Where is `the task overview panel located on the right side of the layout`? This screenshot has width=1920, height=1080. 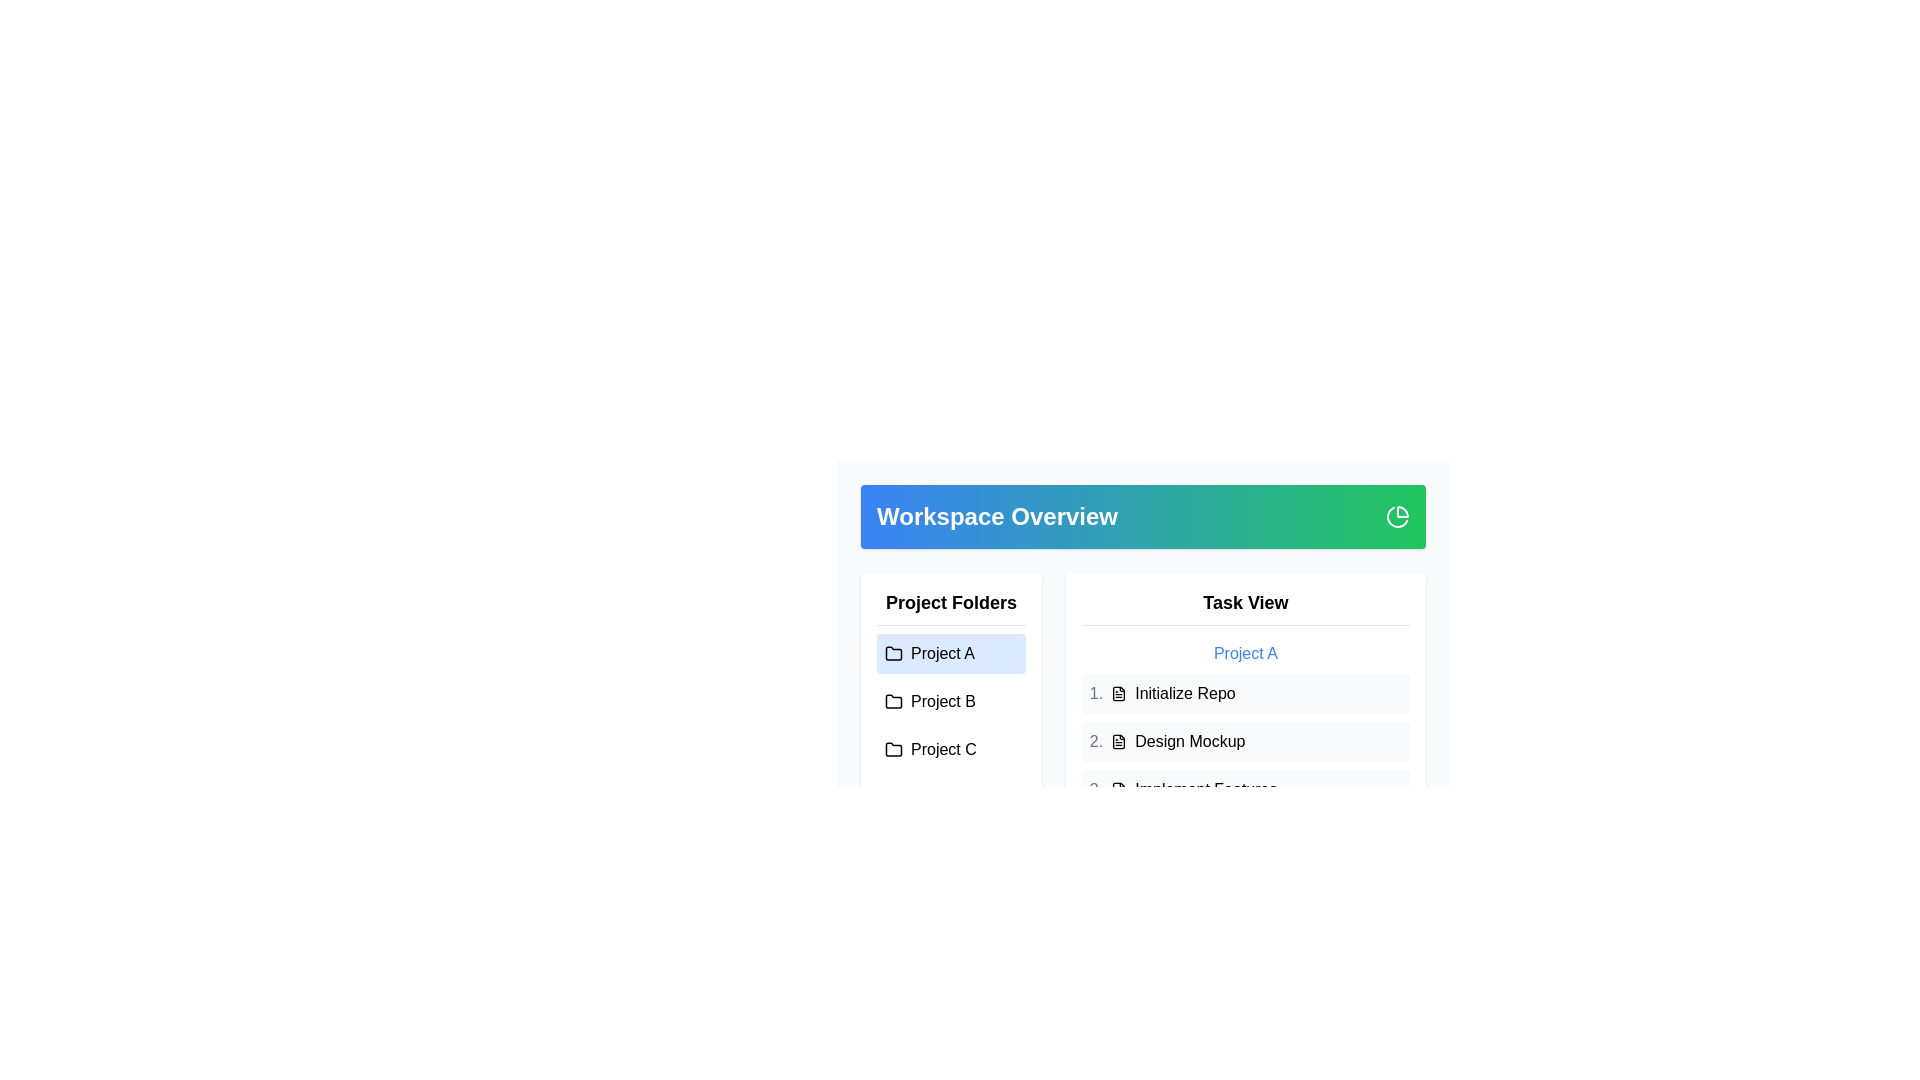 the task overview panel located on the right side of the layout is located at coordinates (1244, 698).